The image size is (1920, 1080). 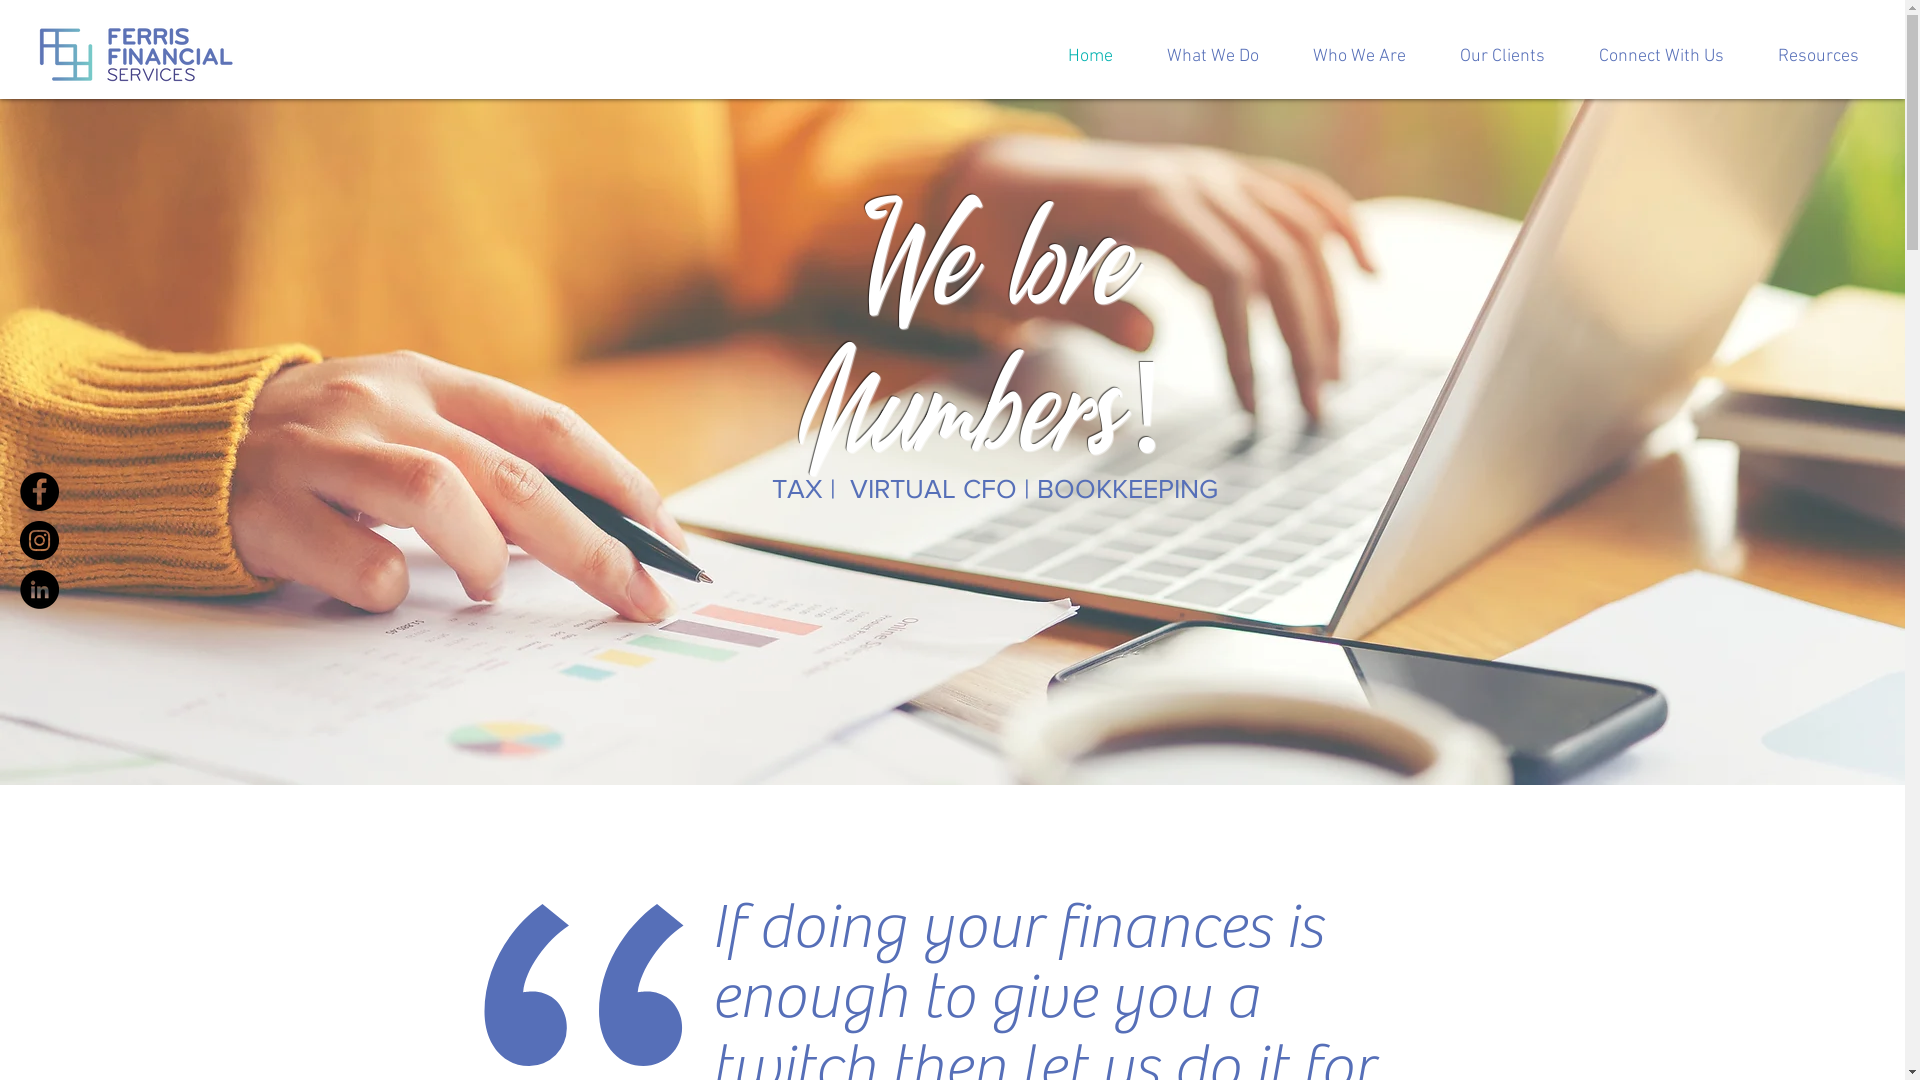 I want to click on 'Connect With Us', so click(x=1661, y=55).